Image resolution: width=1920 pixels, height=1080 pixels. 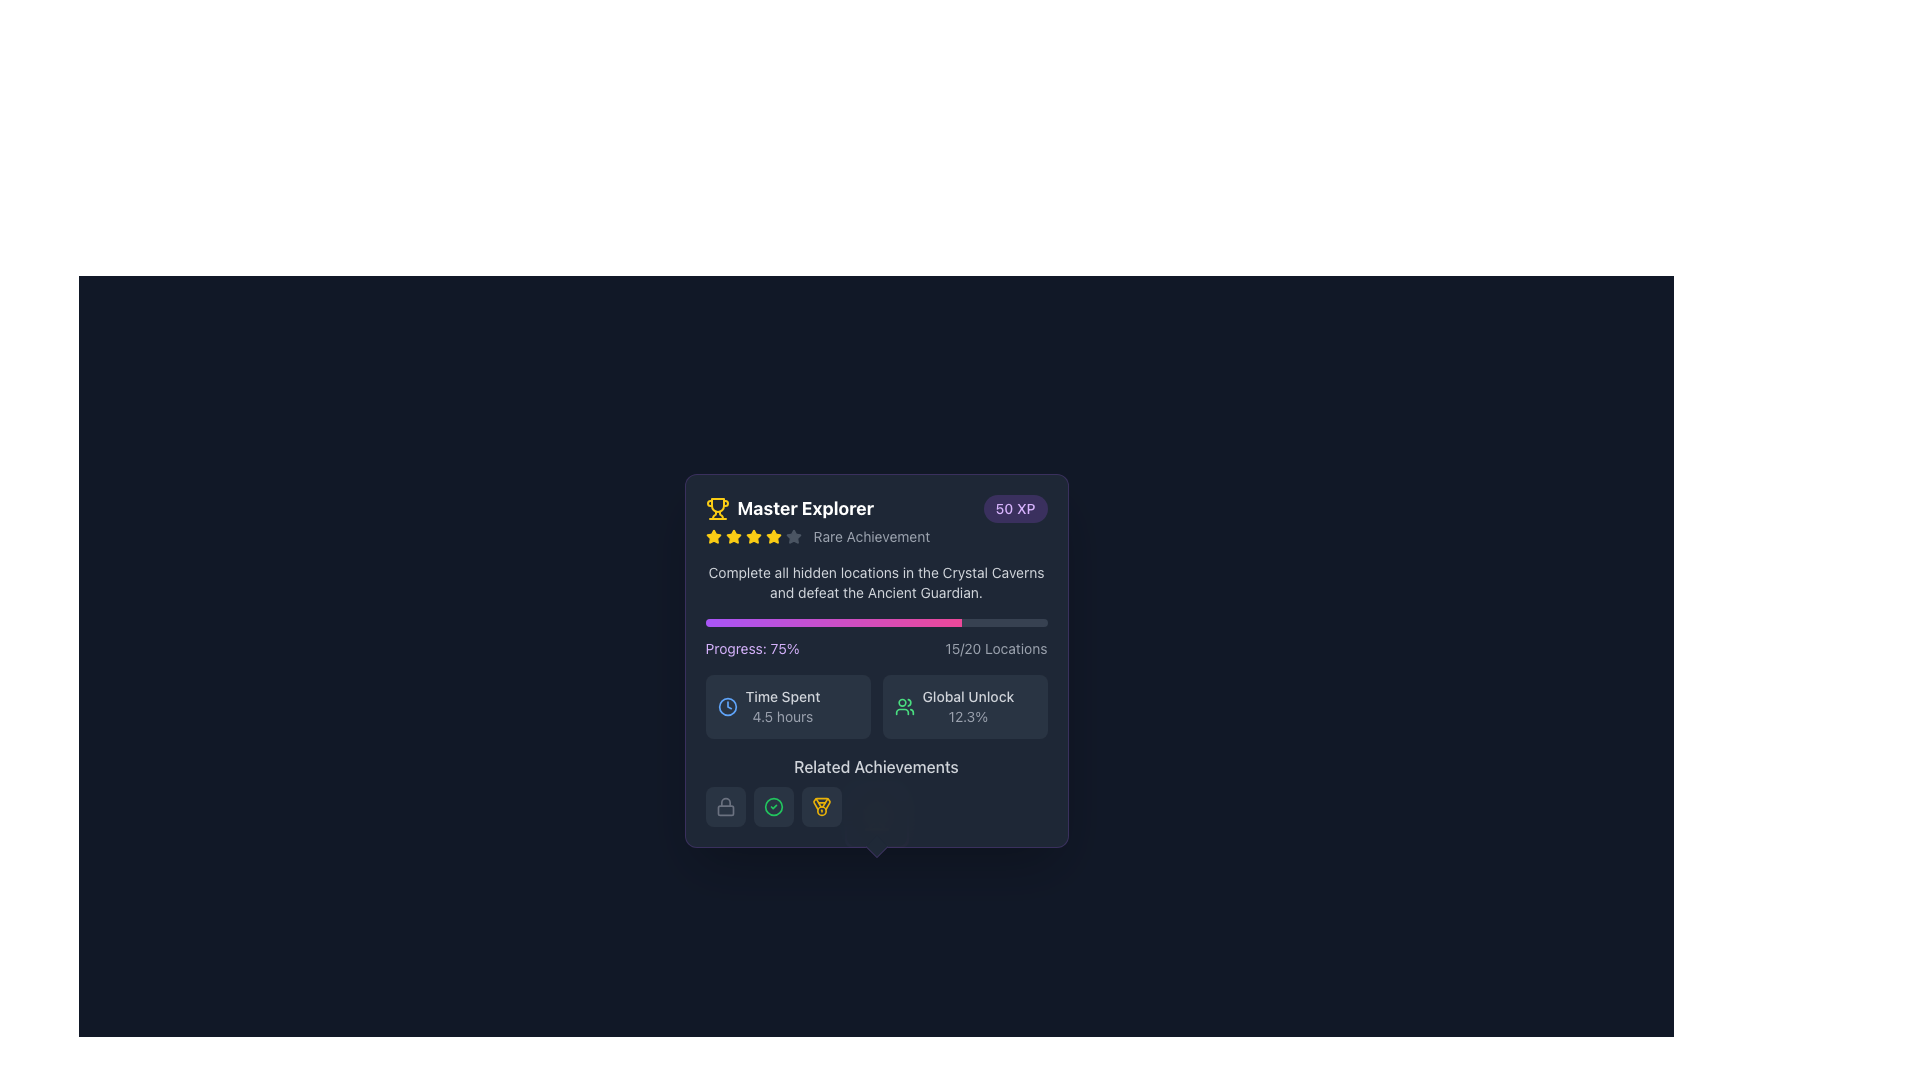 What do you see at coordinates (805, 508) in the screenshot?
I see `the text label that serves as a title for the associated achievement, located in the top-left corner of its enclosing card-style UI element, next to a yellow trophy icon` at bounding box center [805, 508].